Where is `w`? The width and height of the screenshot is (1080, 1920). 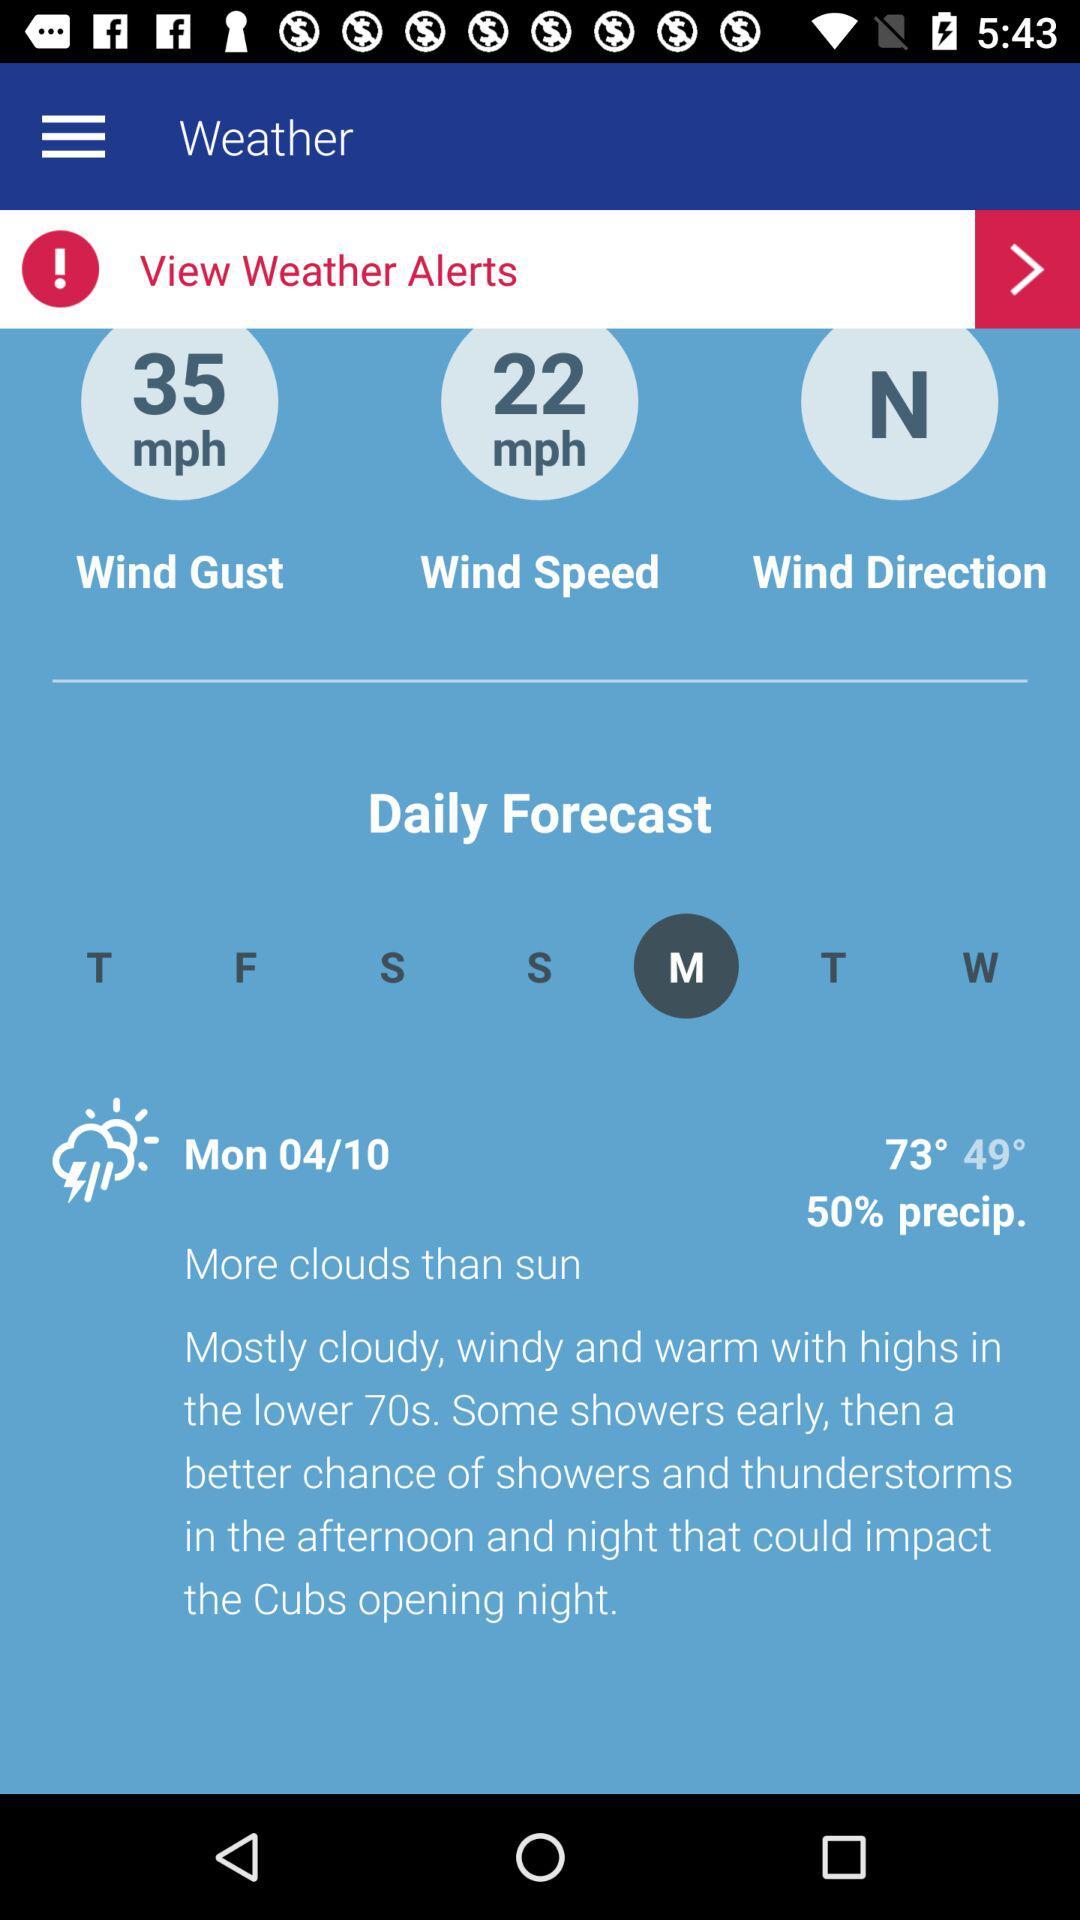 w is located at coordinates (979, 966).